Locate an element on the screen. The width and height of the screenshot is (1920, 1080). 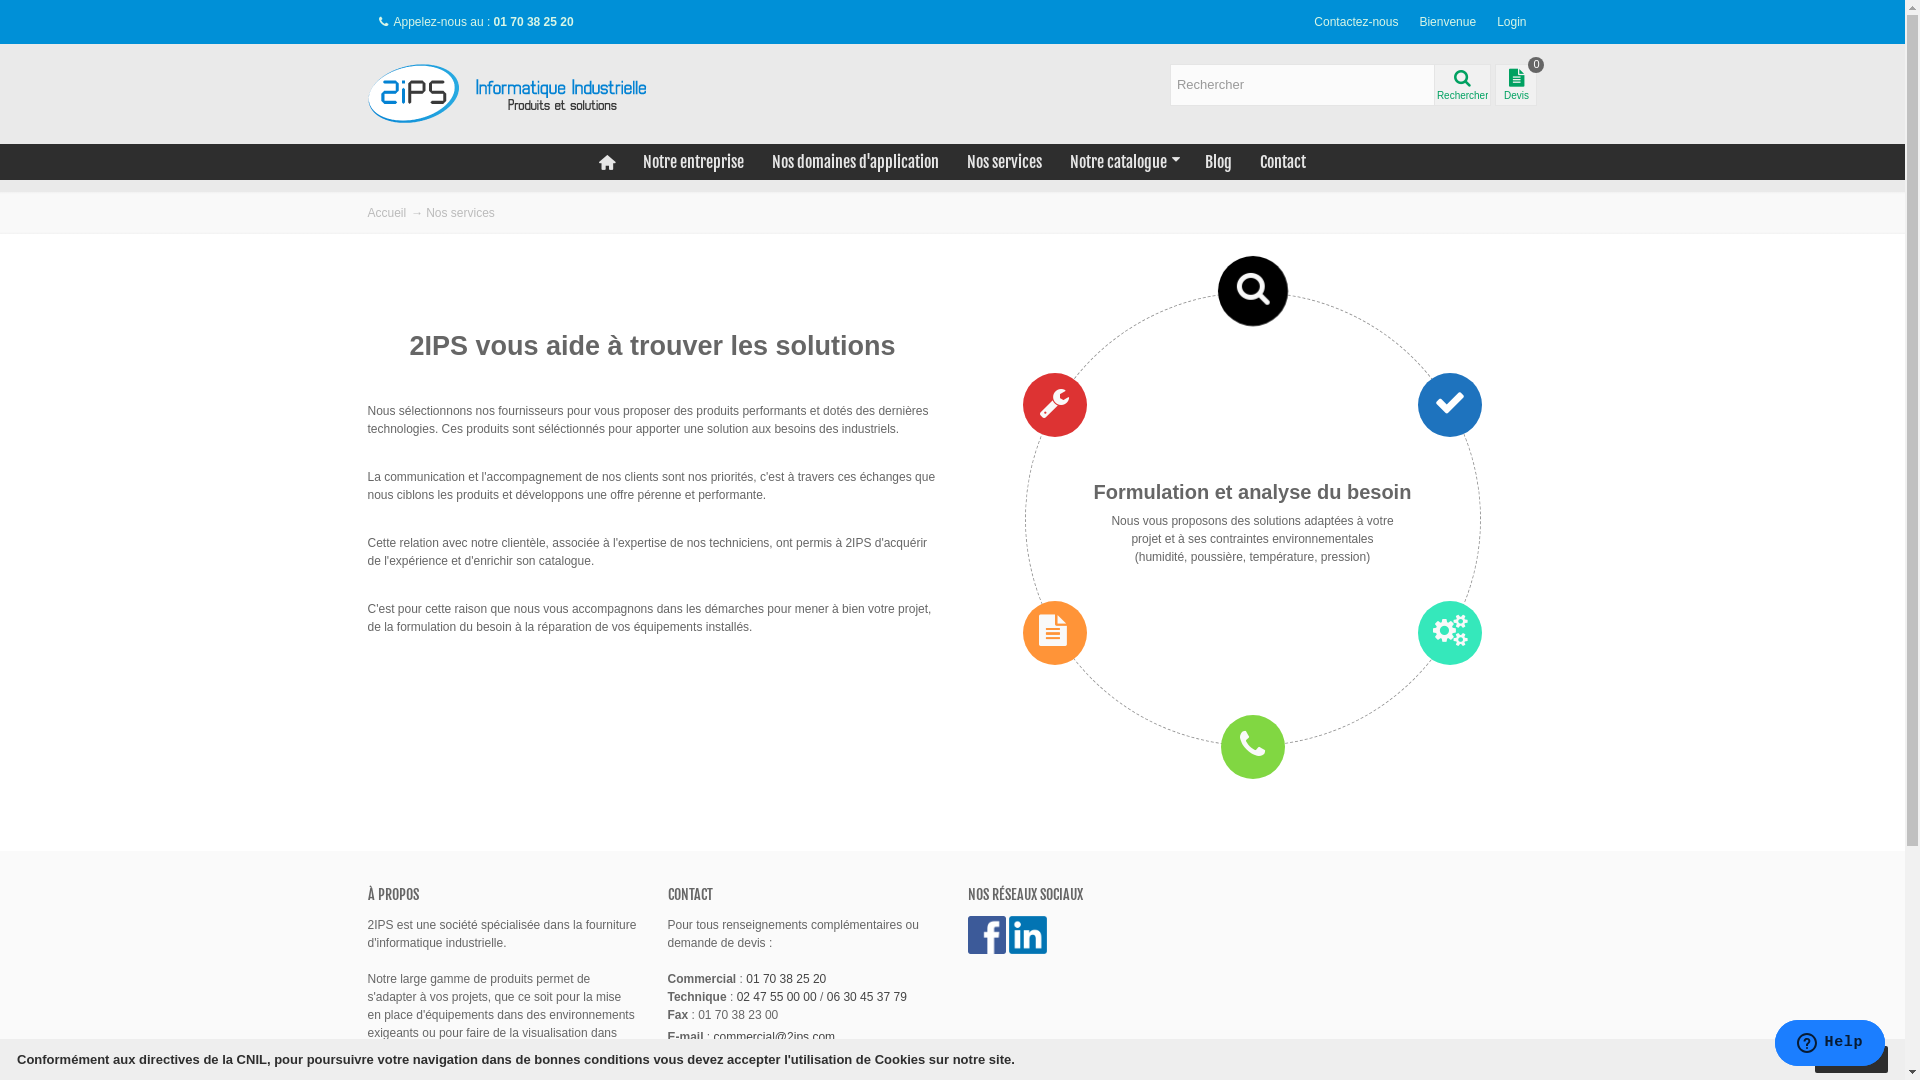
'Devis is located at coordinates (1516, 83).